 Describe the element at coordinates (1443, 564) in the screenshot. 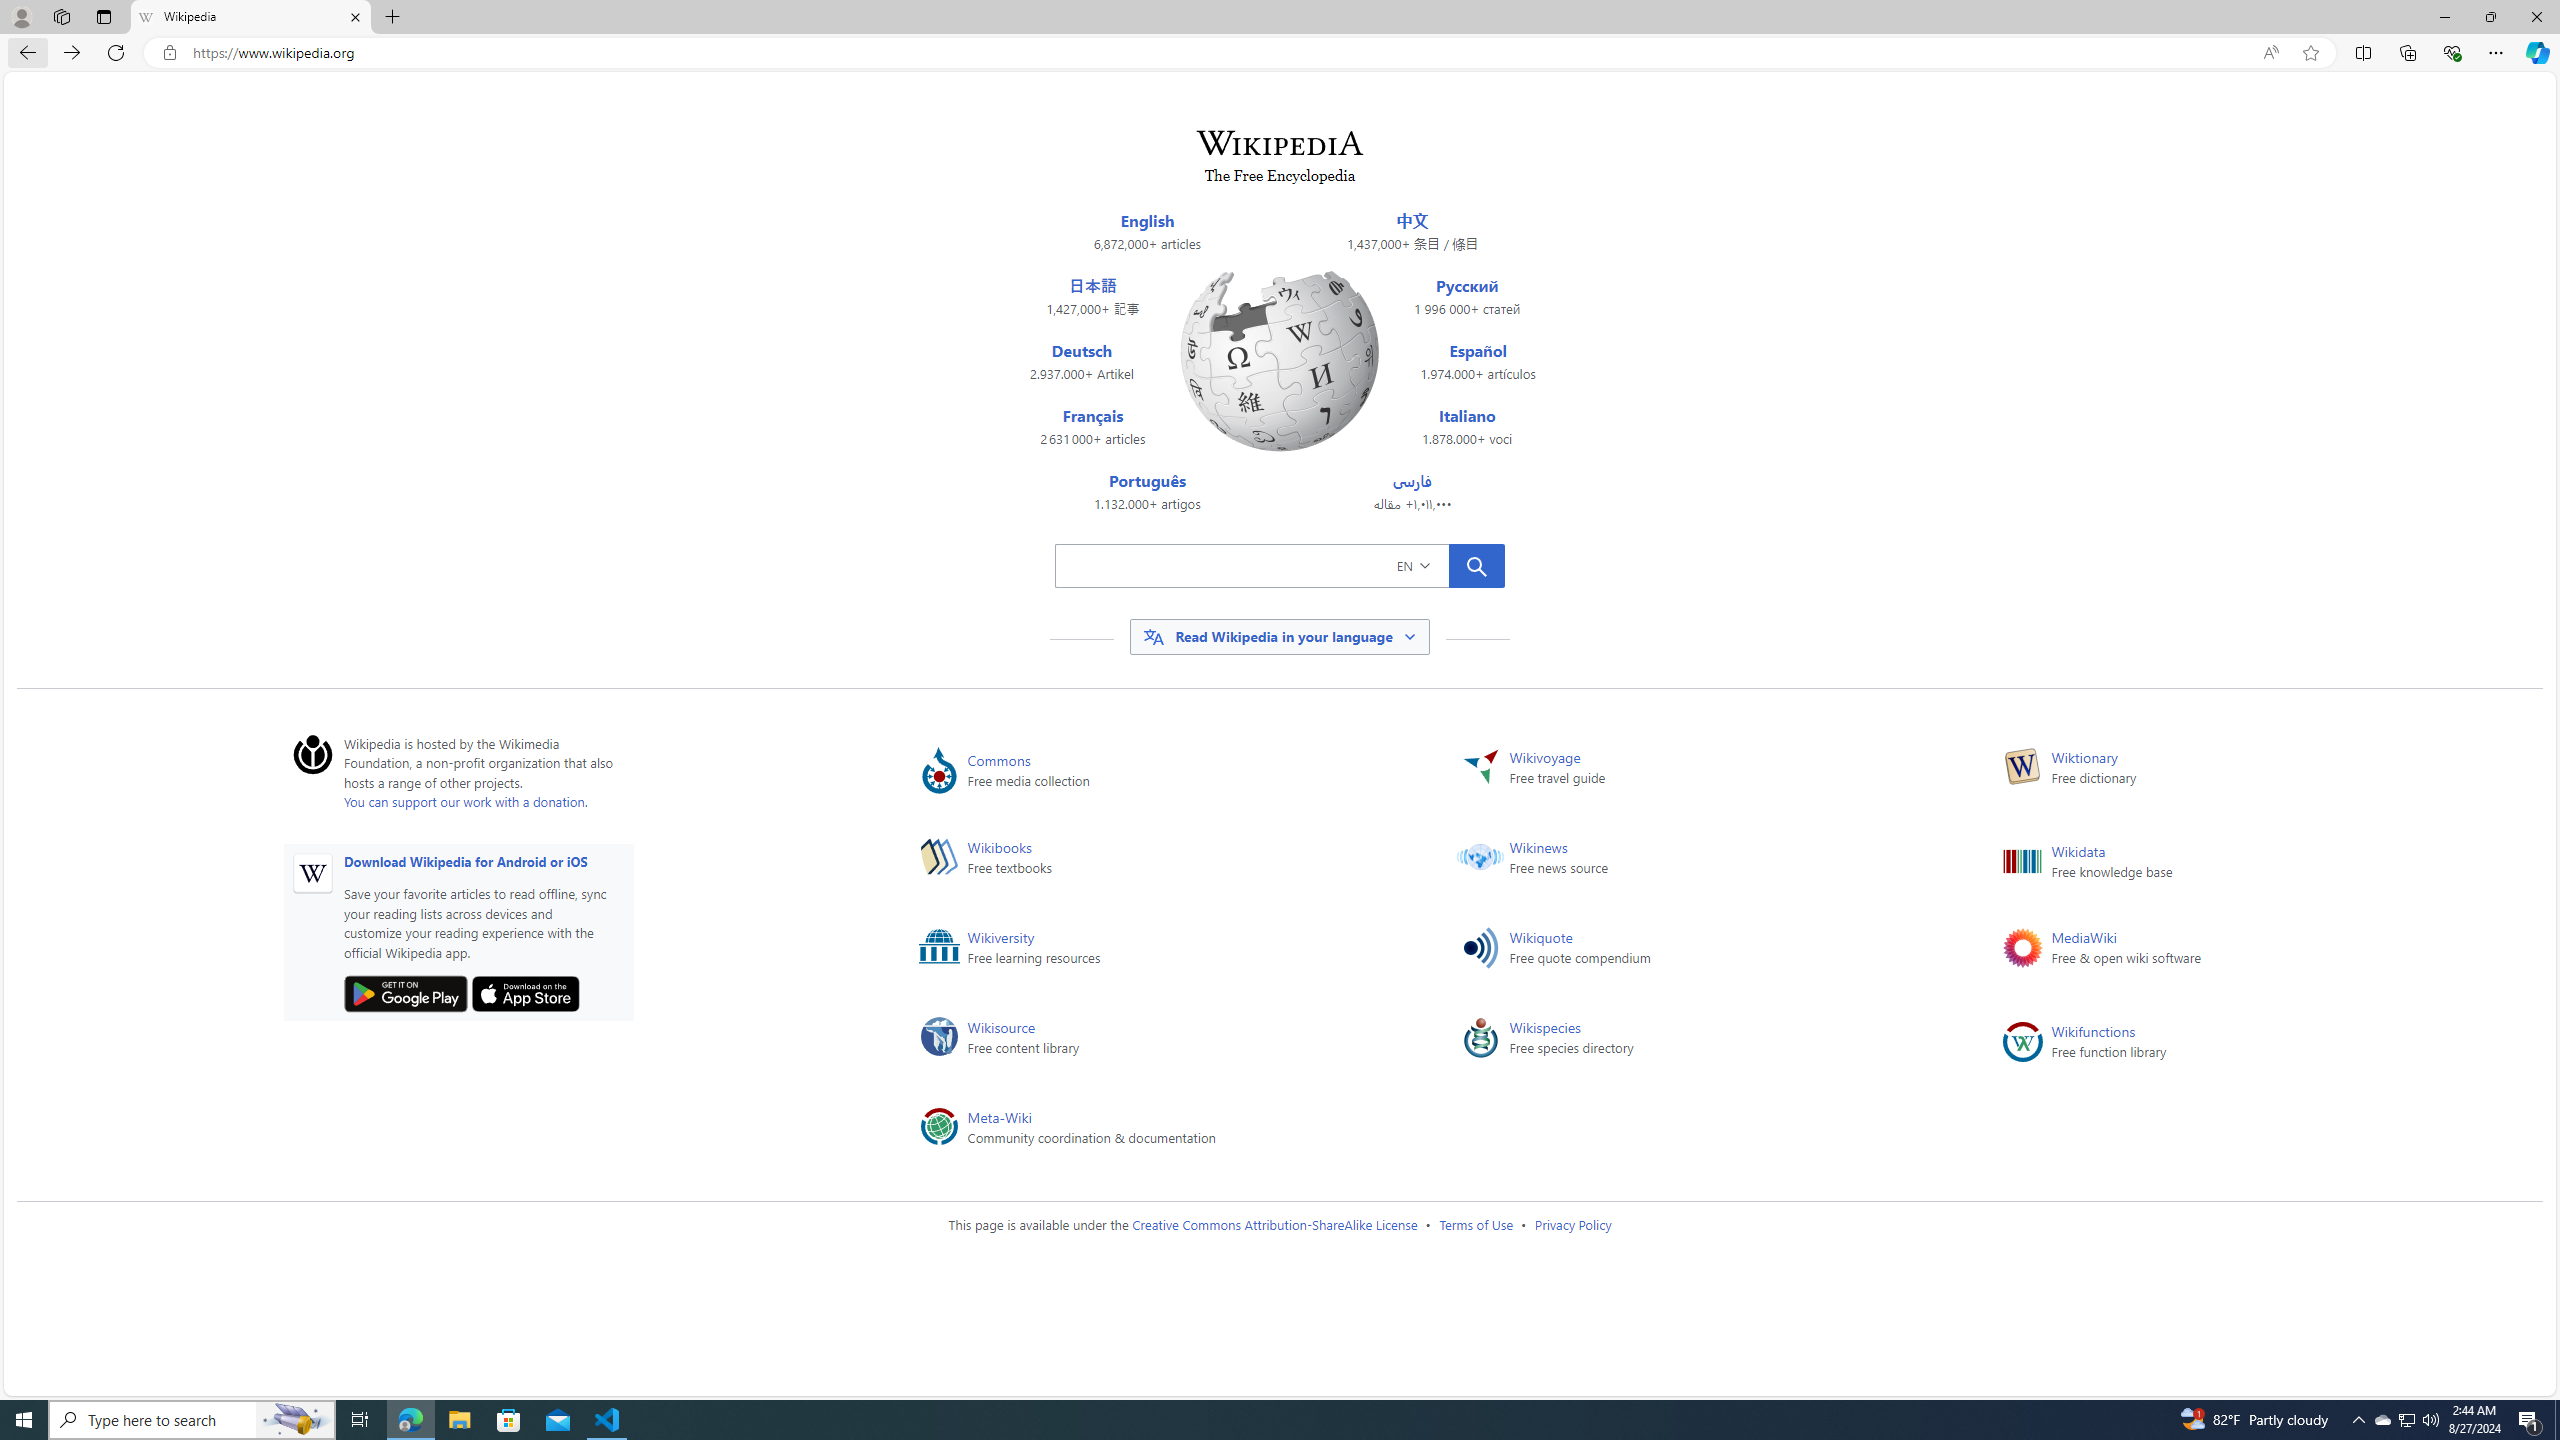

I see `'EN'` at that location.